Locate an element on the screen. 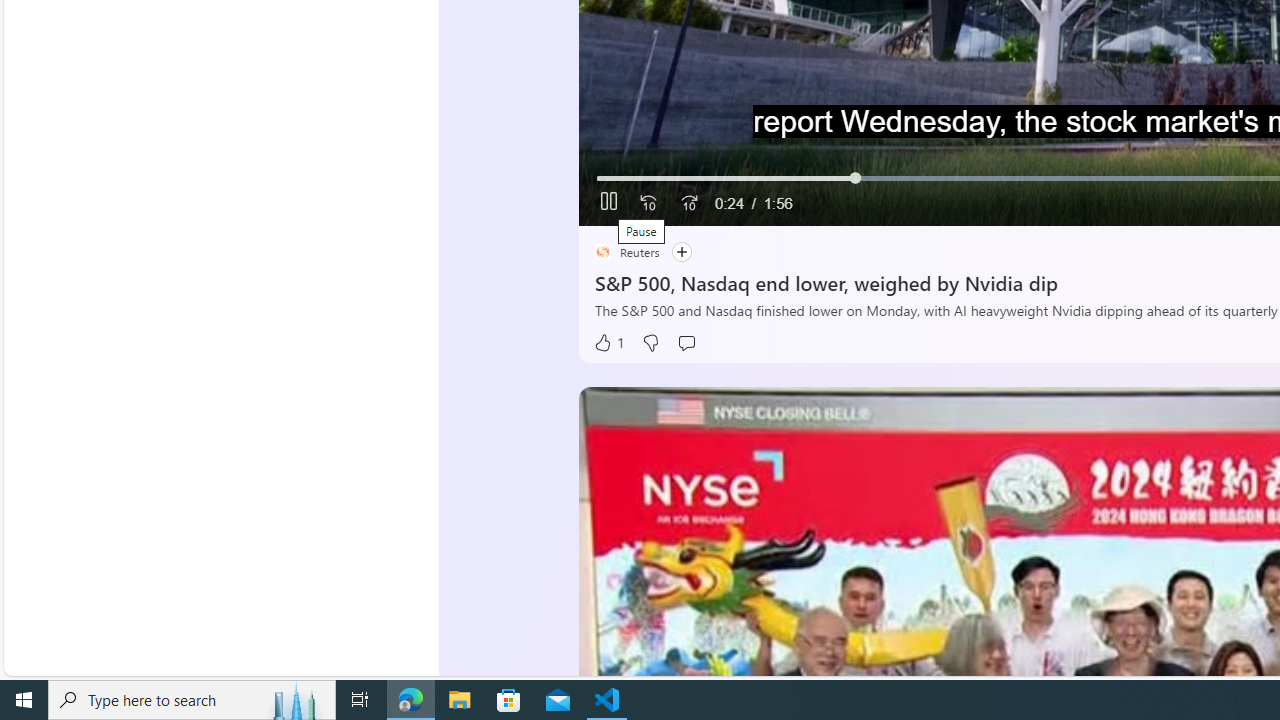 This screenshot has height=720, width=1280. 'Follow' is located at coordinates (680, 251).